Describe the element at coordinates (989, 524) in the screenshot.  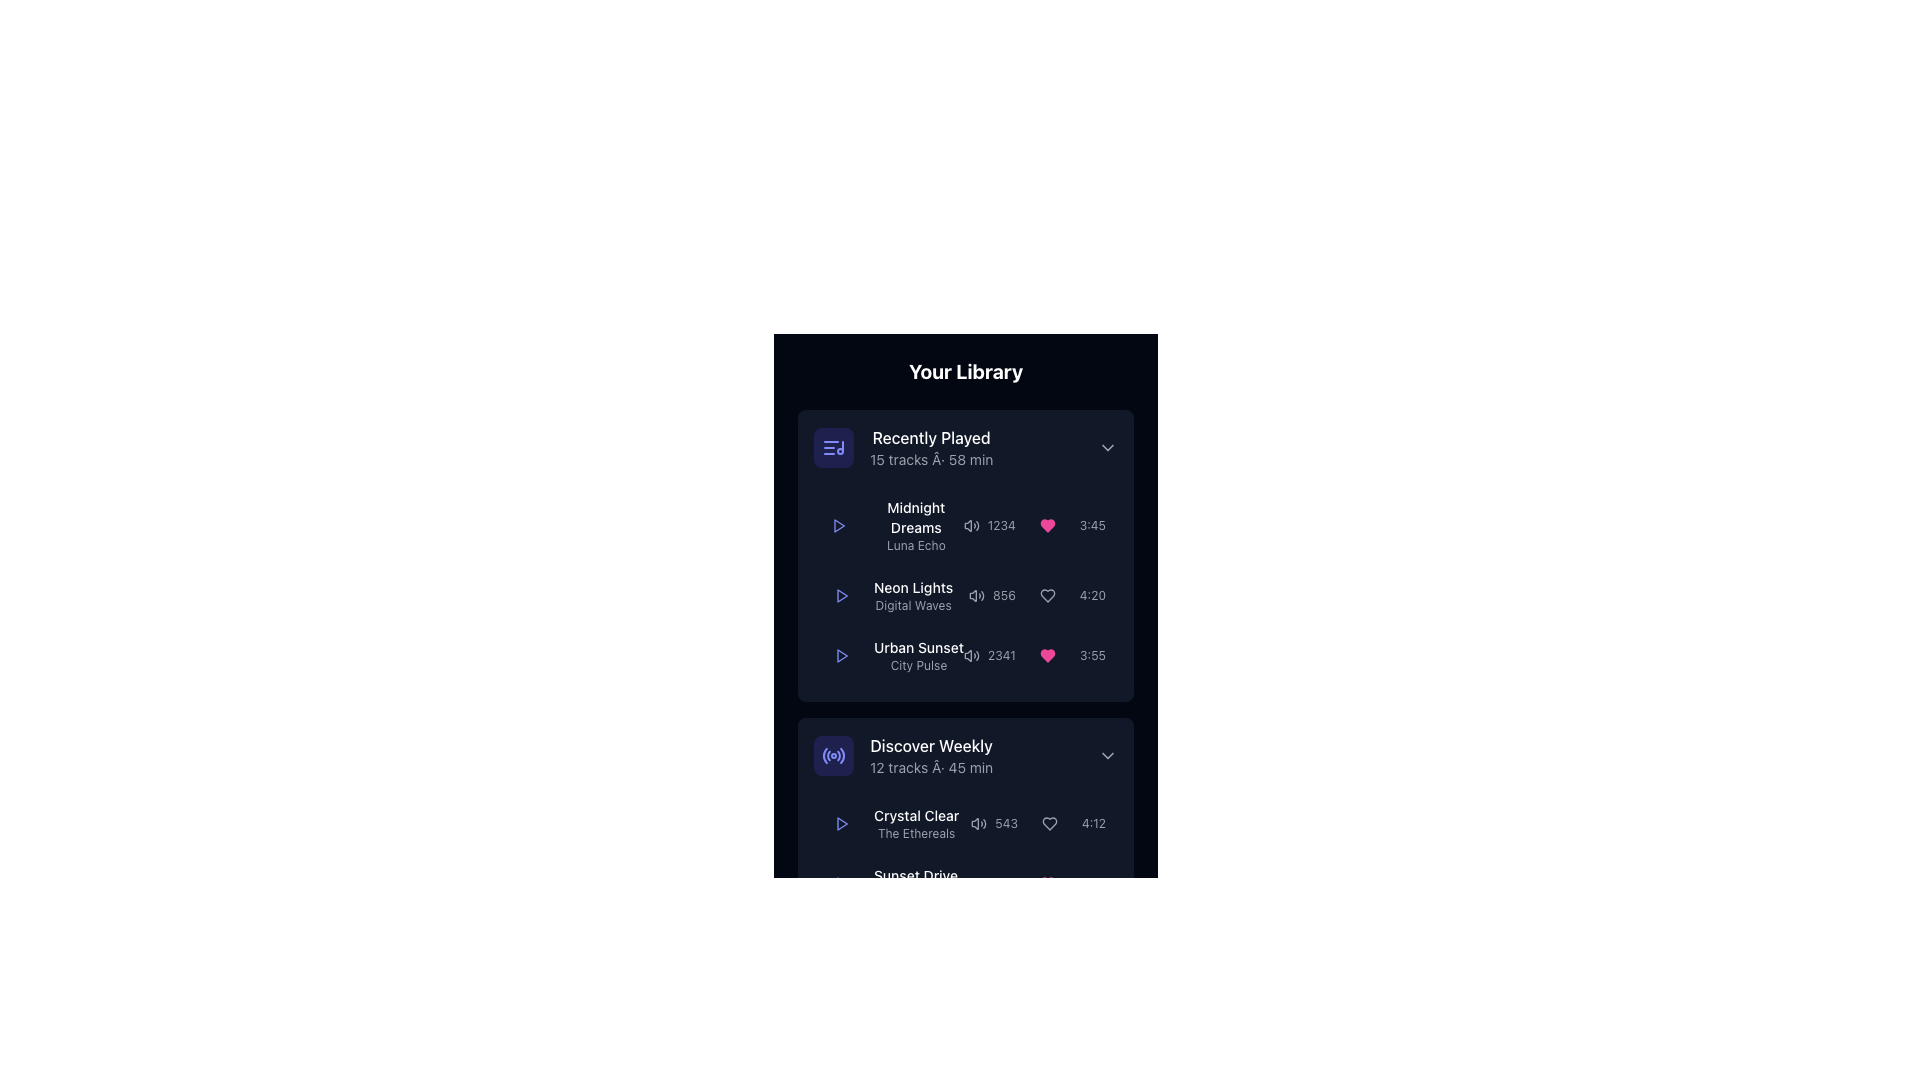
I see `the text label displaying the number '1234' in gray color, which is associated with the volume/sound icon, located in the 'Recently Played' list after the song title 'Midnight Dreams'` at that location.